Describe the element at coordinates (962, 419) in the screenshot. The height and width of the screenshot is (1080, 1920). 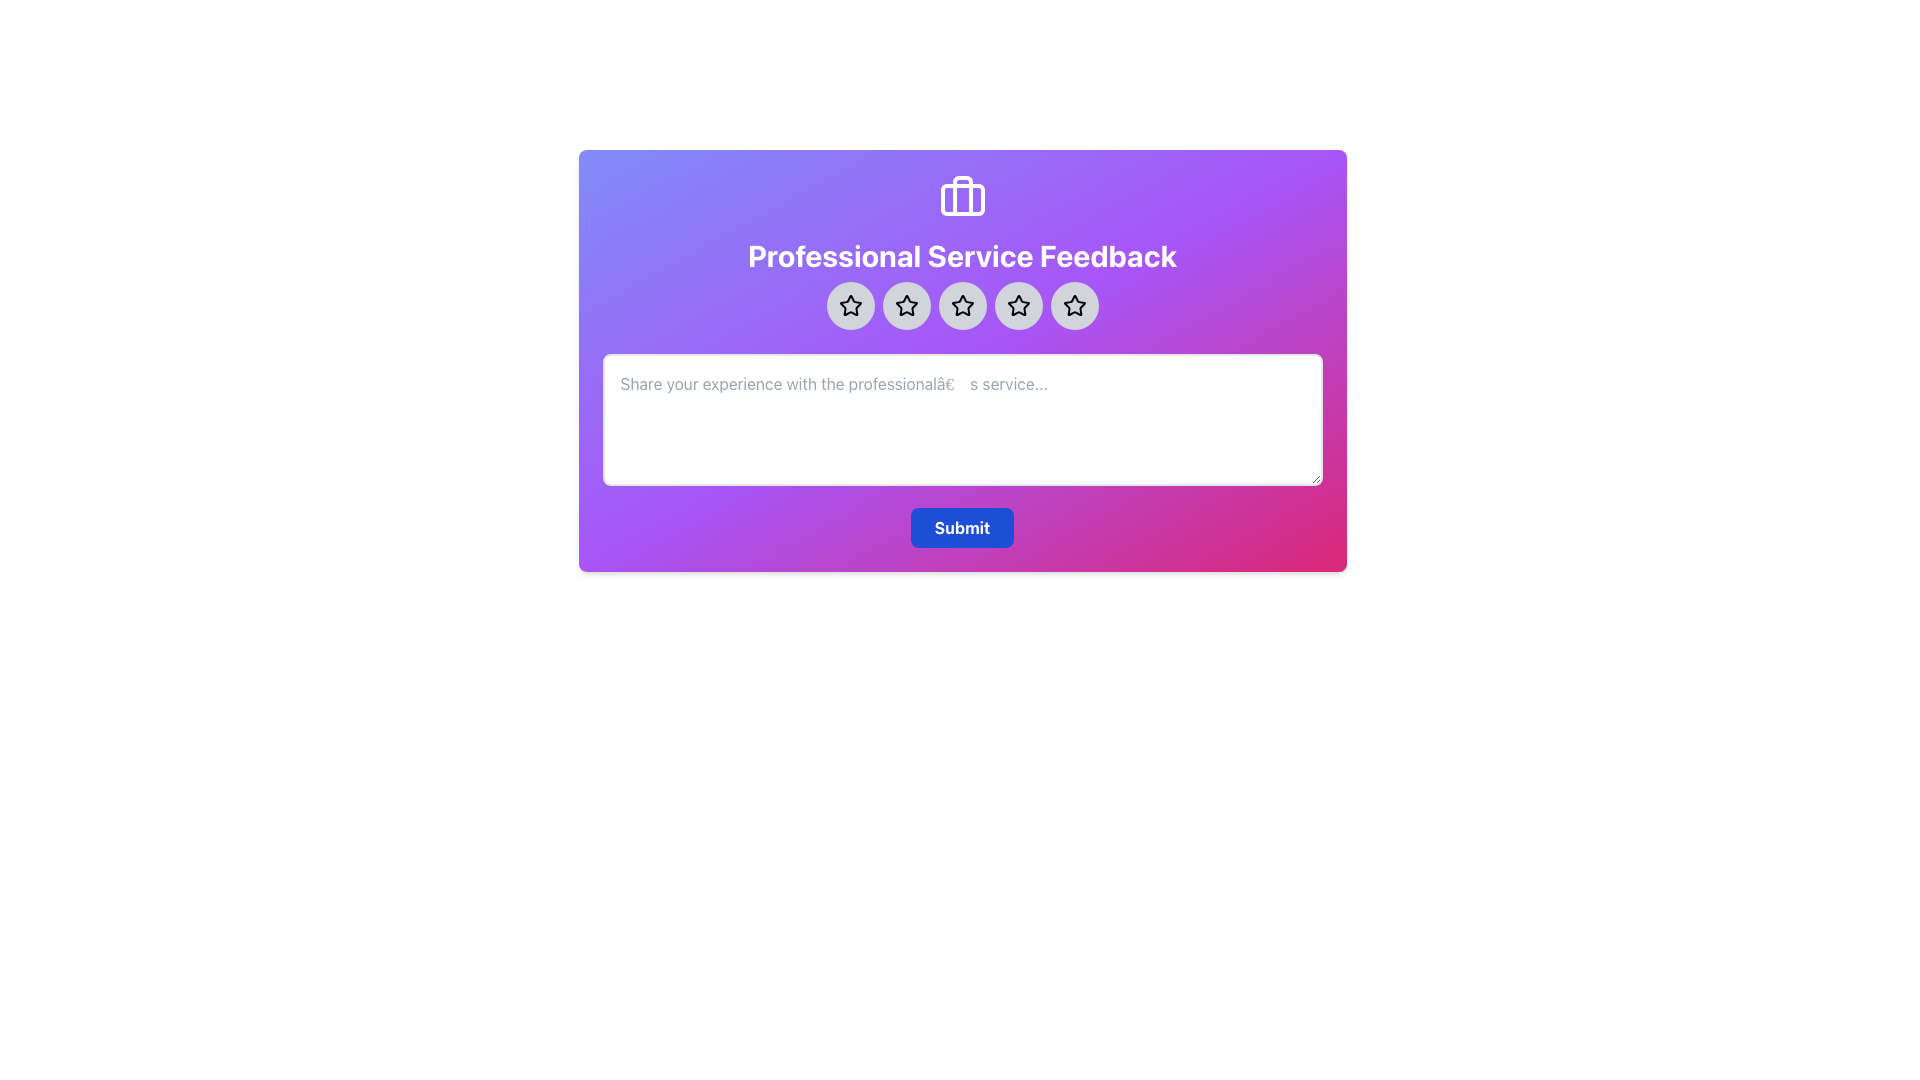
I see `the text in the multiline Text Input Area located below the star rating icons and above the blue 'Submit' button in the feedback form` at that location.